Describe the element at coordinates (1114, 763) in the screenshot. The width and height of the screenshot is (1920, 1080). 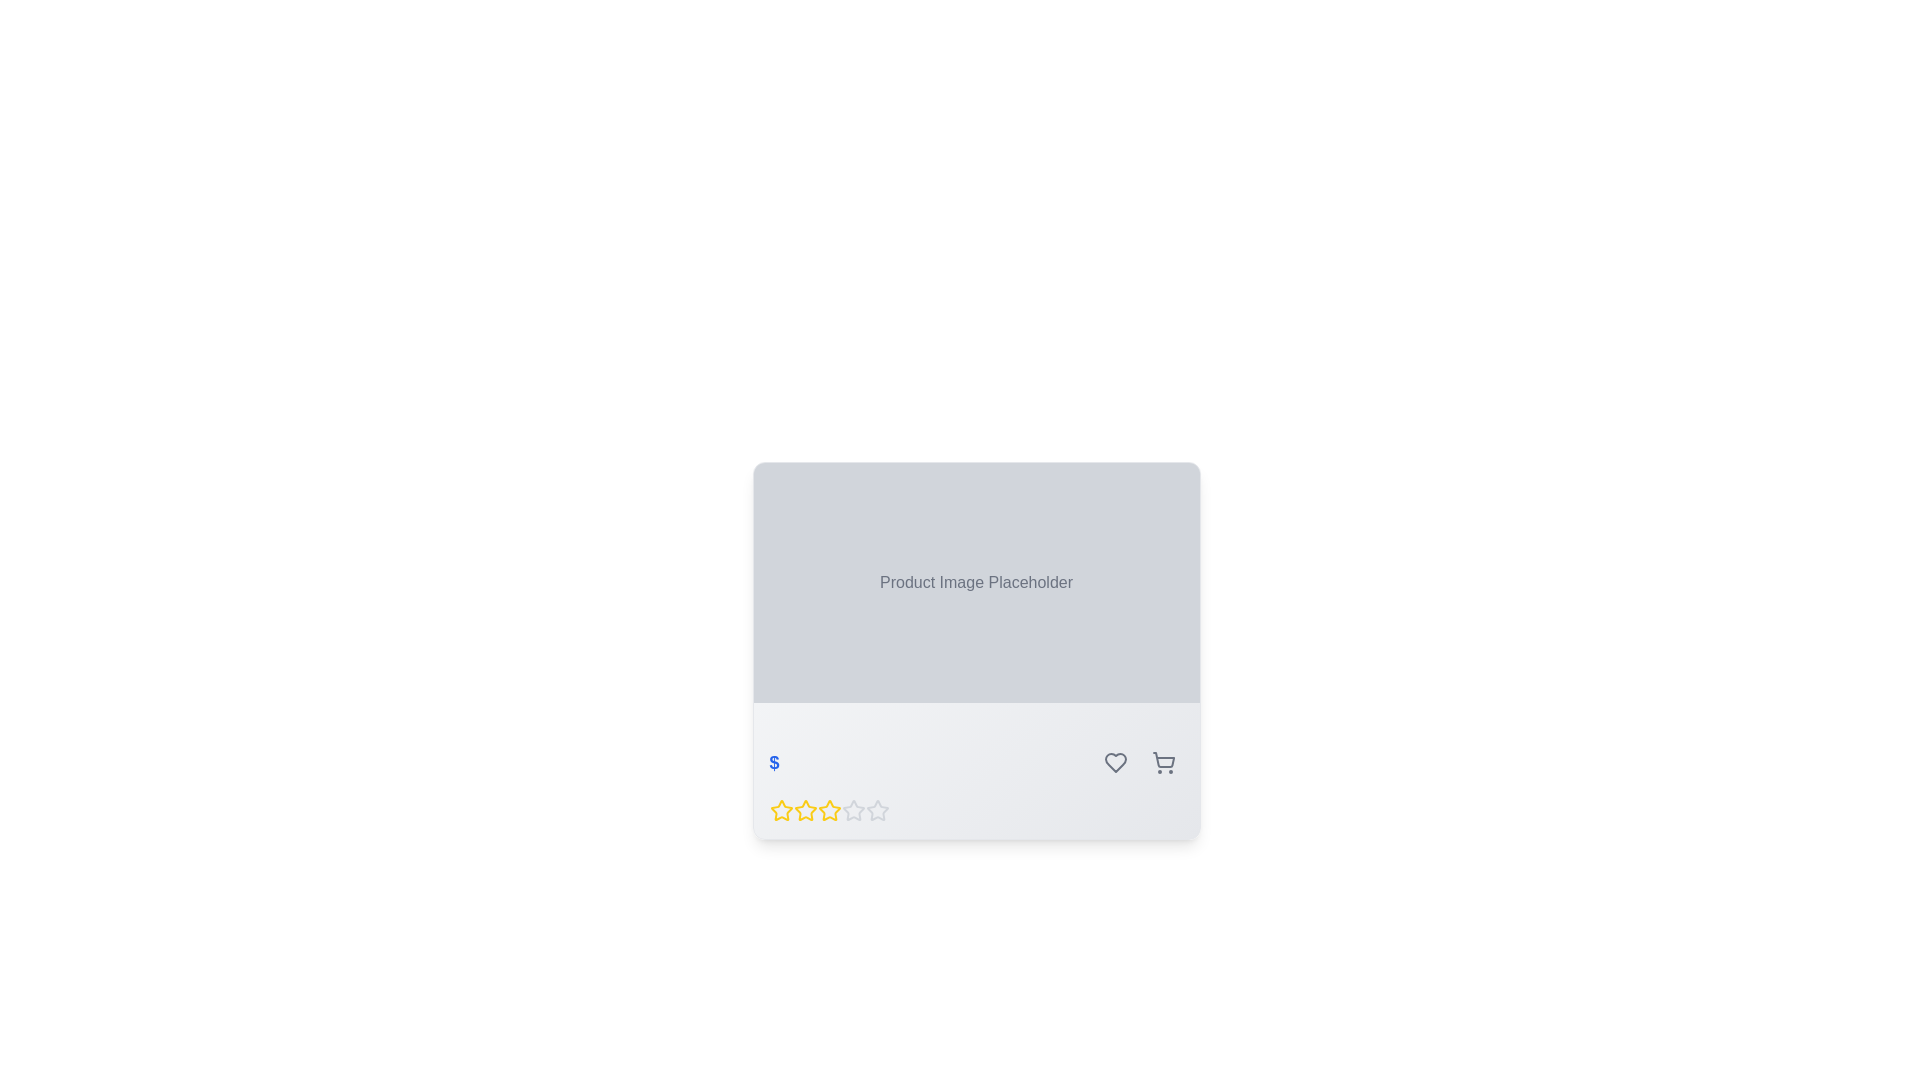
I see `the heart-shaped icon located at the bottom section of the product card UI, which is to the right of the currency symbol and the star icons, and to the left of the shopping cart icon, to favorite the product` at that location.